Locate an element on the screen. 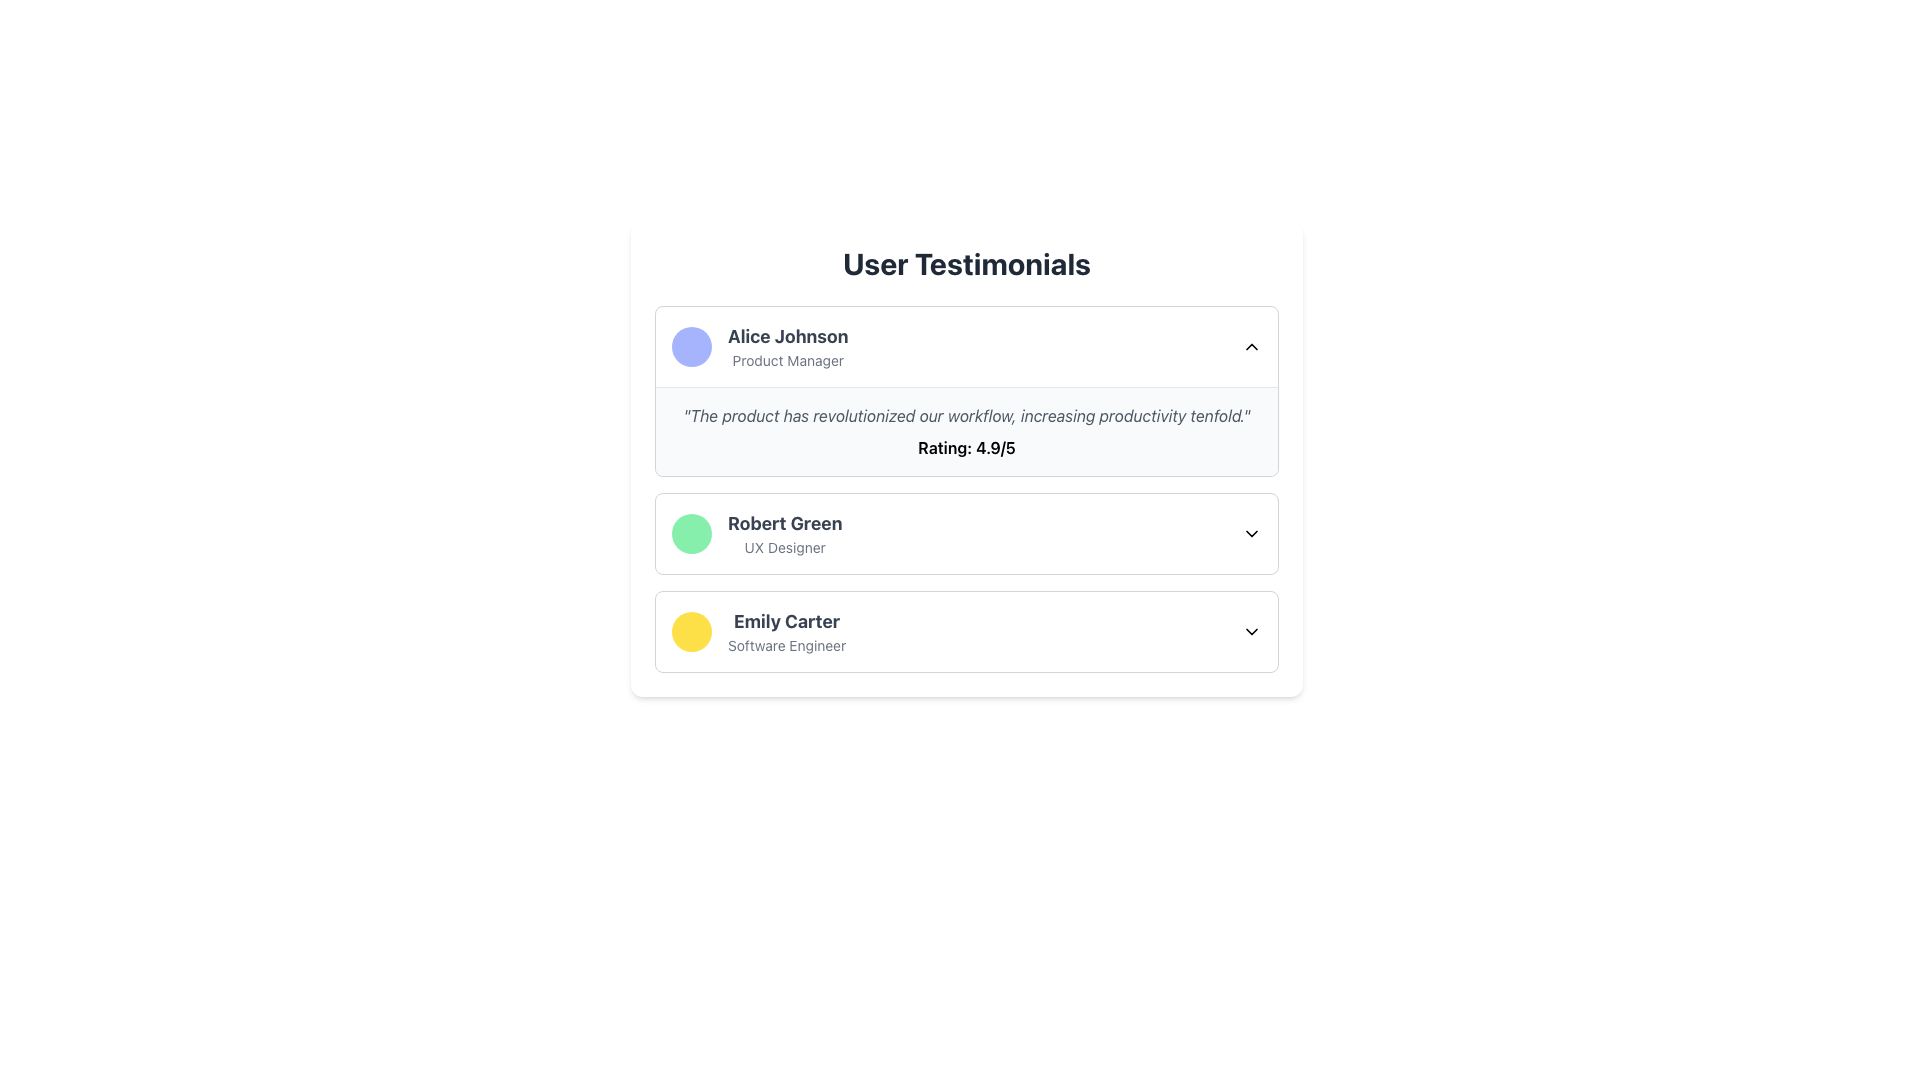 The width and height of the screenshot is (1920, 1080). displayed text from the multi-line text label element showing 'Alice Johnson' and 'Product Manager', located within the top testimonial card, adjacent to the indigo circular icon is located at coordinates (787, 346).